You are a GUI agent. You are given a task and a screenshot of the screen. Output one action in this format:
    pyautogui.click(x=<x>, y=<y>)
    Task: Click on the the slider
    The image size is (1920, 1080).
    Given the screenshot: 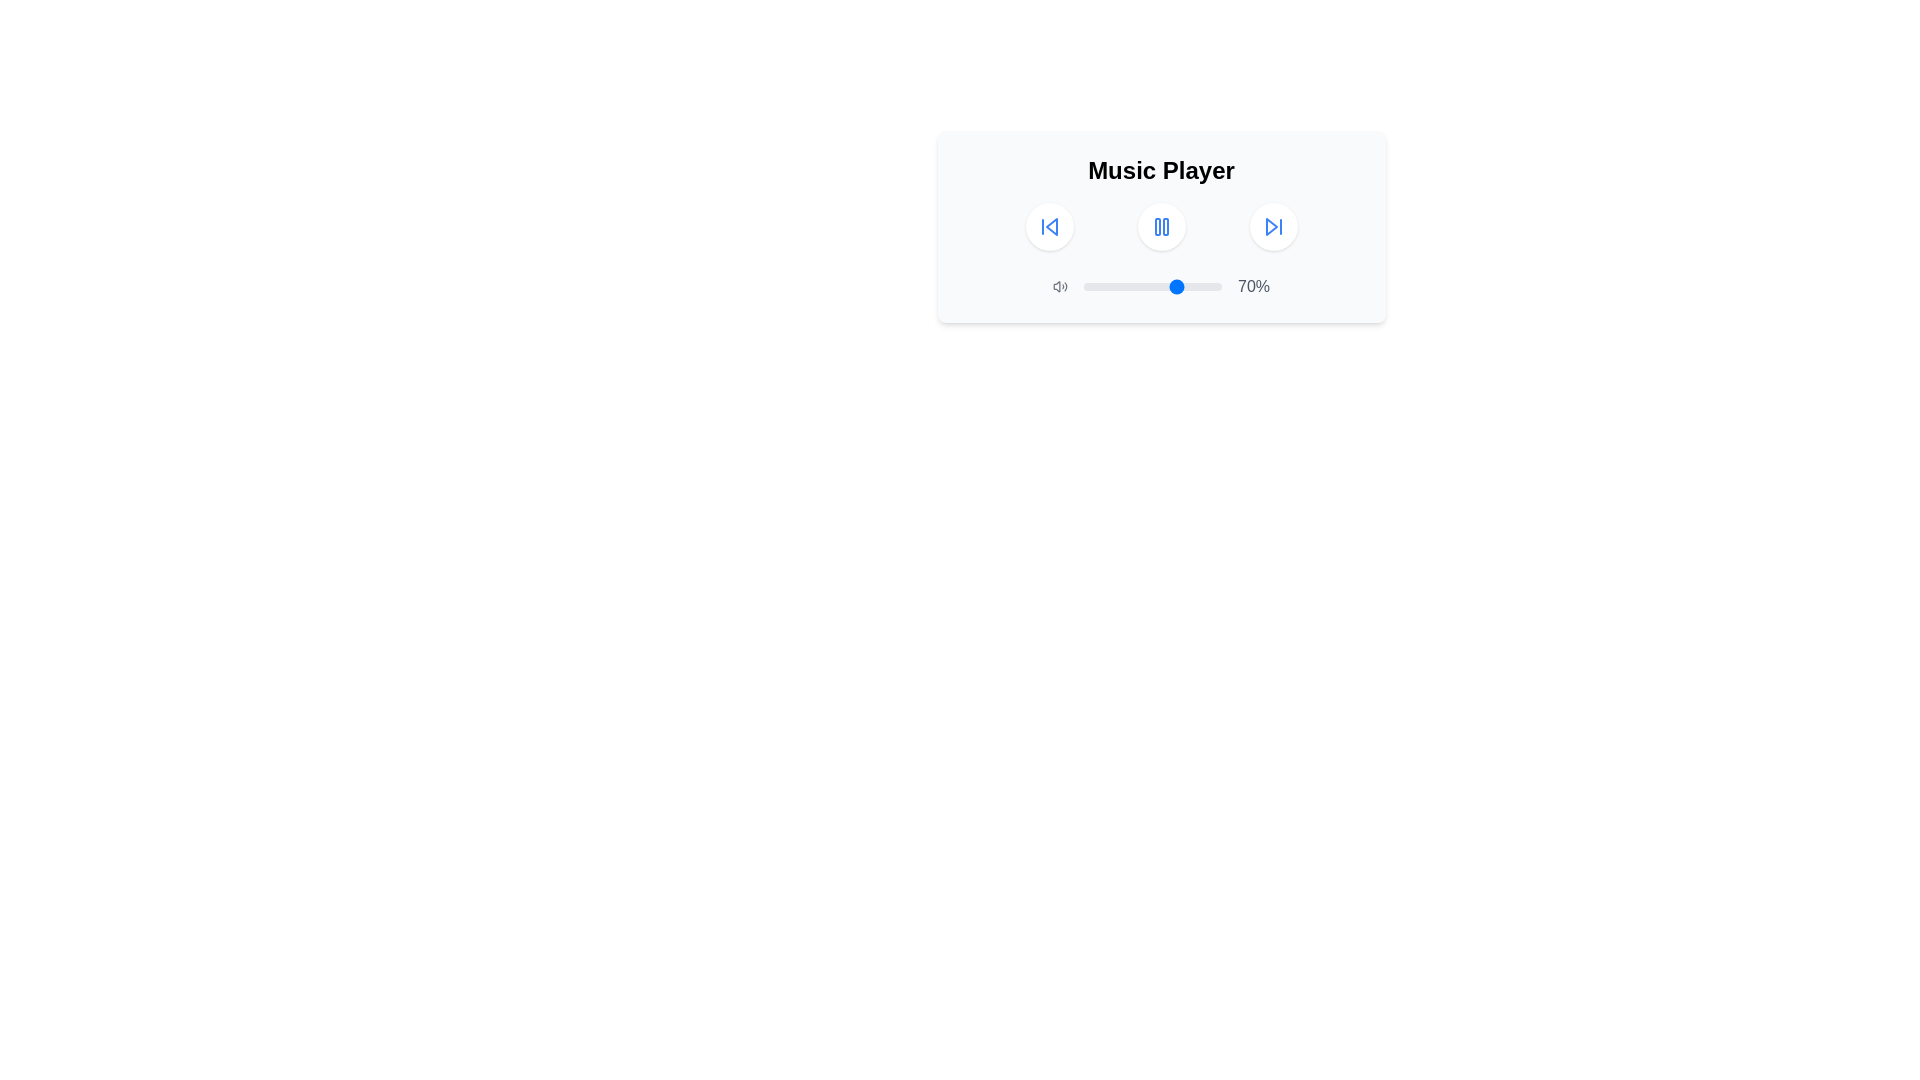 What is the action you would take?
    pyautogui.click(x=1120, y=286)
    